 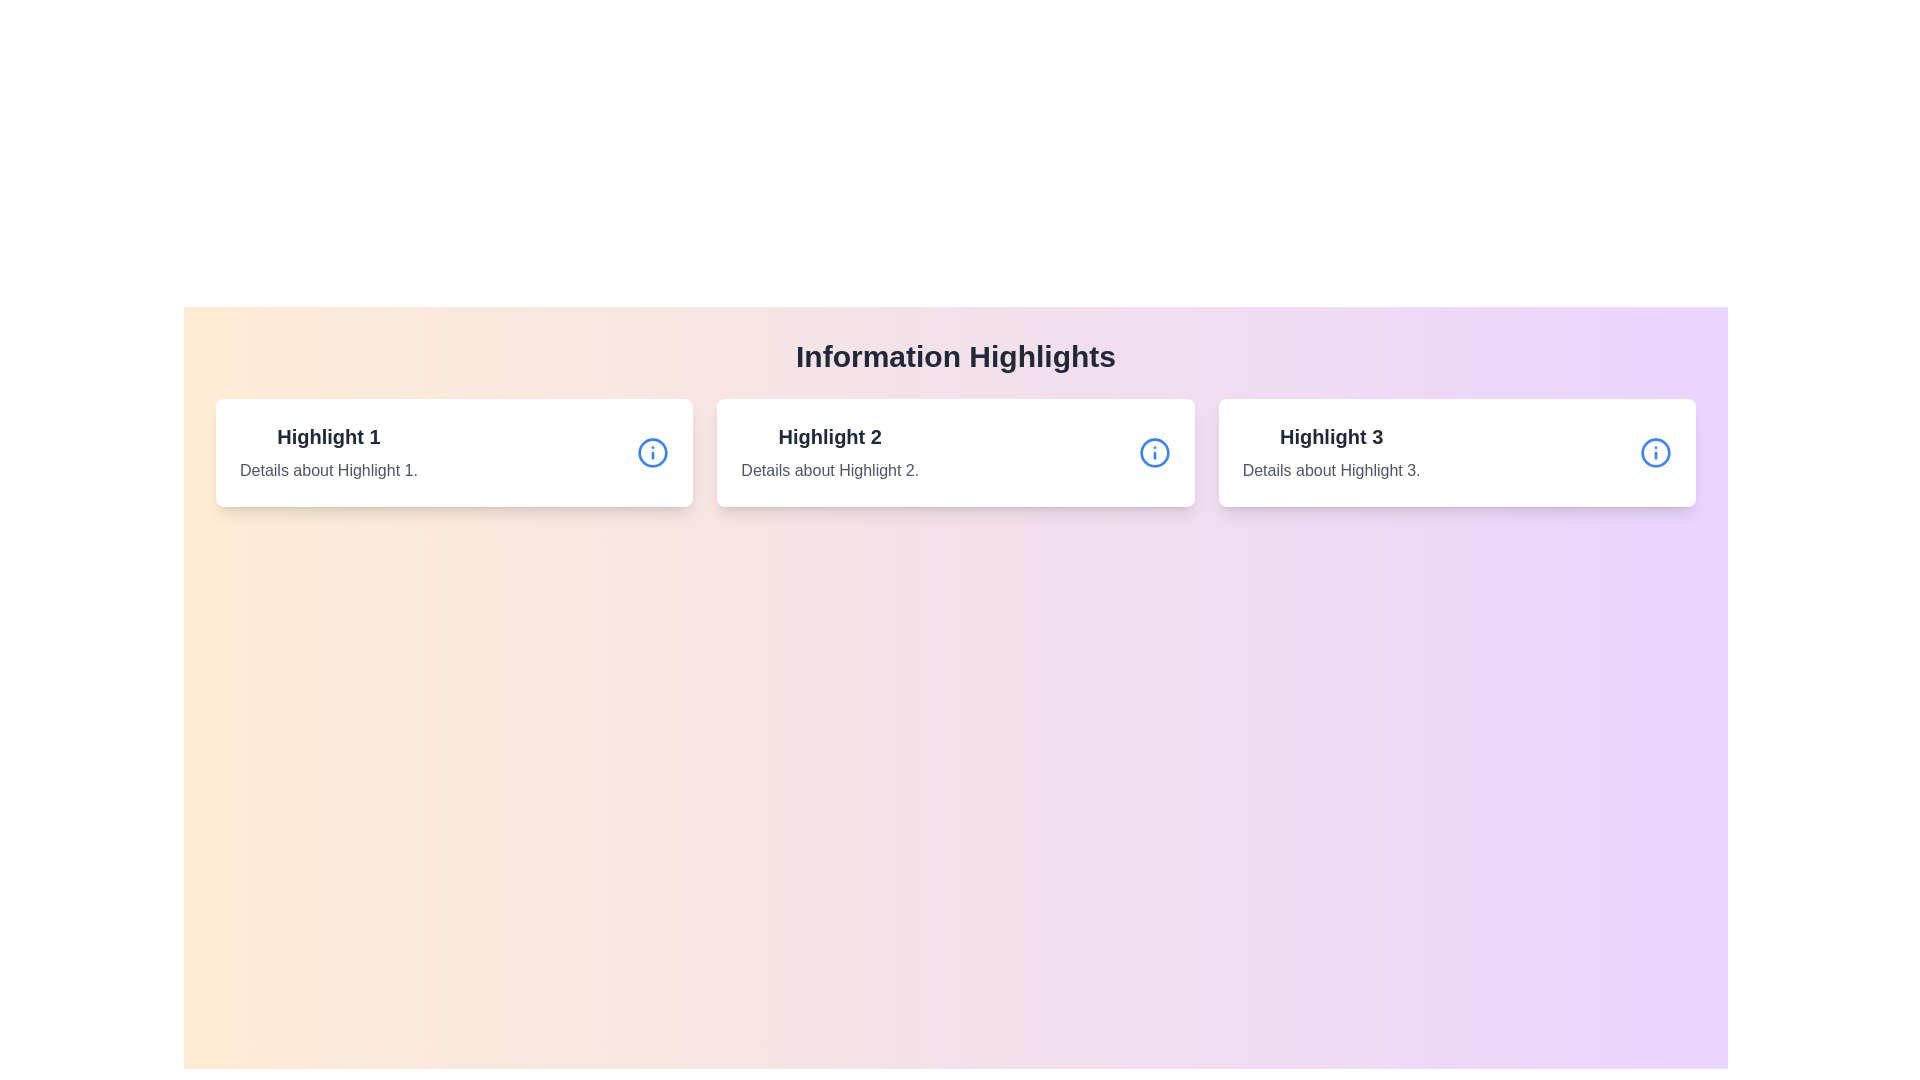 I want to click on the text block labeled 'Highlight 1' which contains details about it, positioned in the first card of the series, so click(x=328, y=452).